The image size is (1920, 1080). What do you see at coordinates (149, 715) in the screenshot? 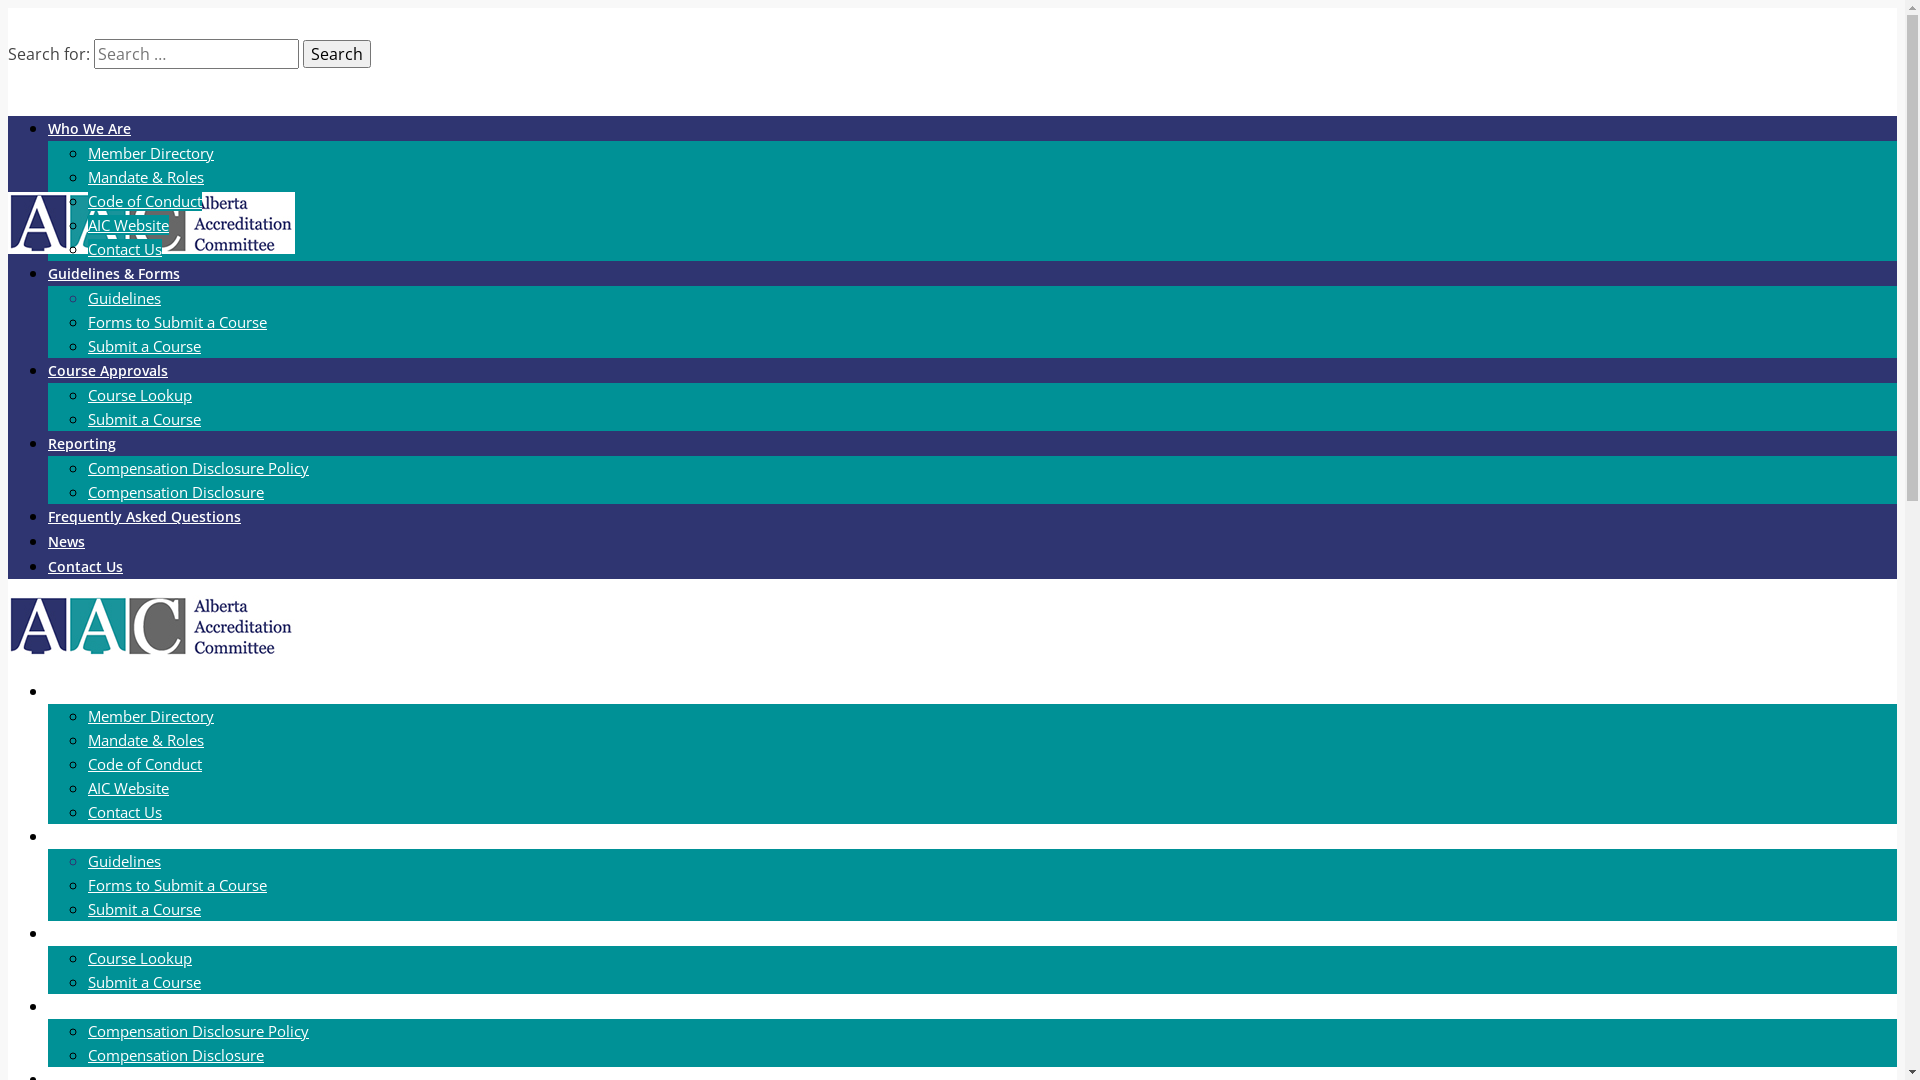
I see `'Member Directory'` at bounding box center [149, 715].